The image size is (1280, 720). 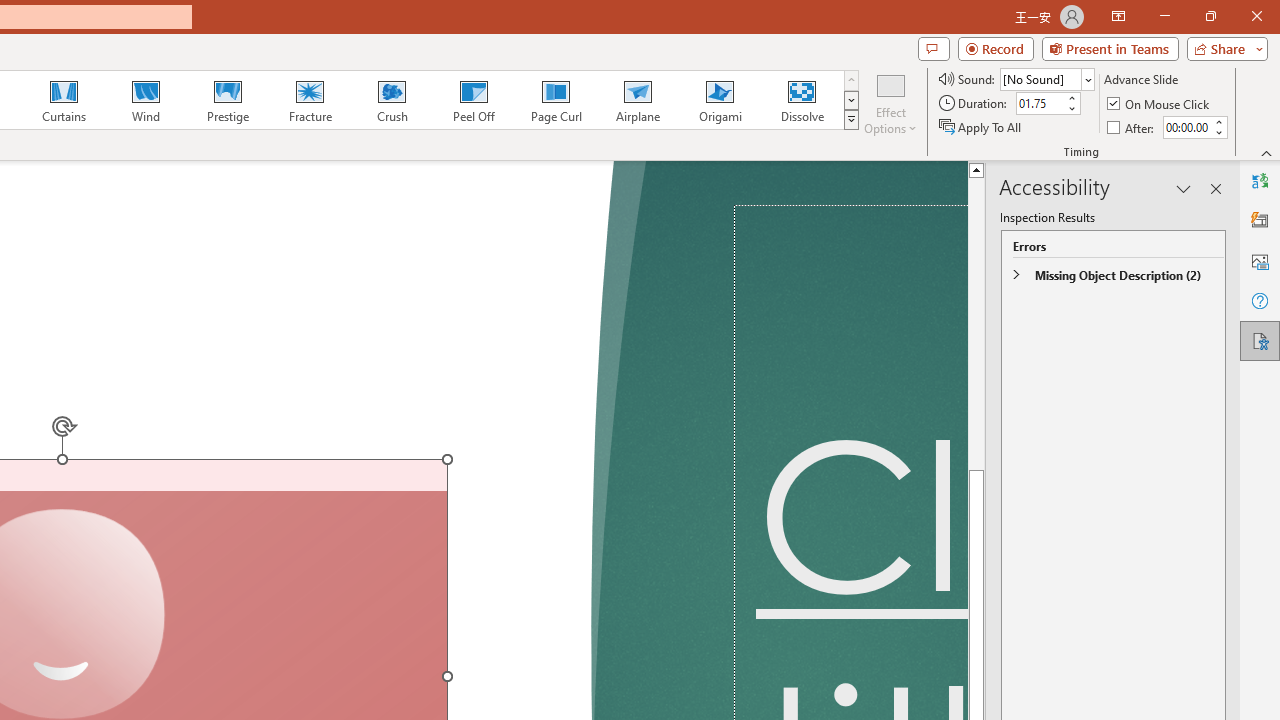 I want to click on 'Alt Text', so click(x=1259, y=260).